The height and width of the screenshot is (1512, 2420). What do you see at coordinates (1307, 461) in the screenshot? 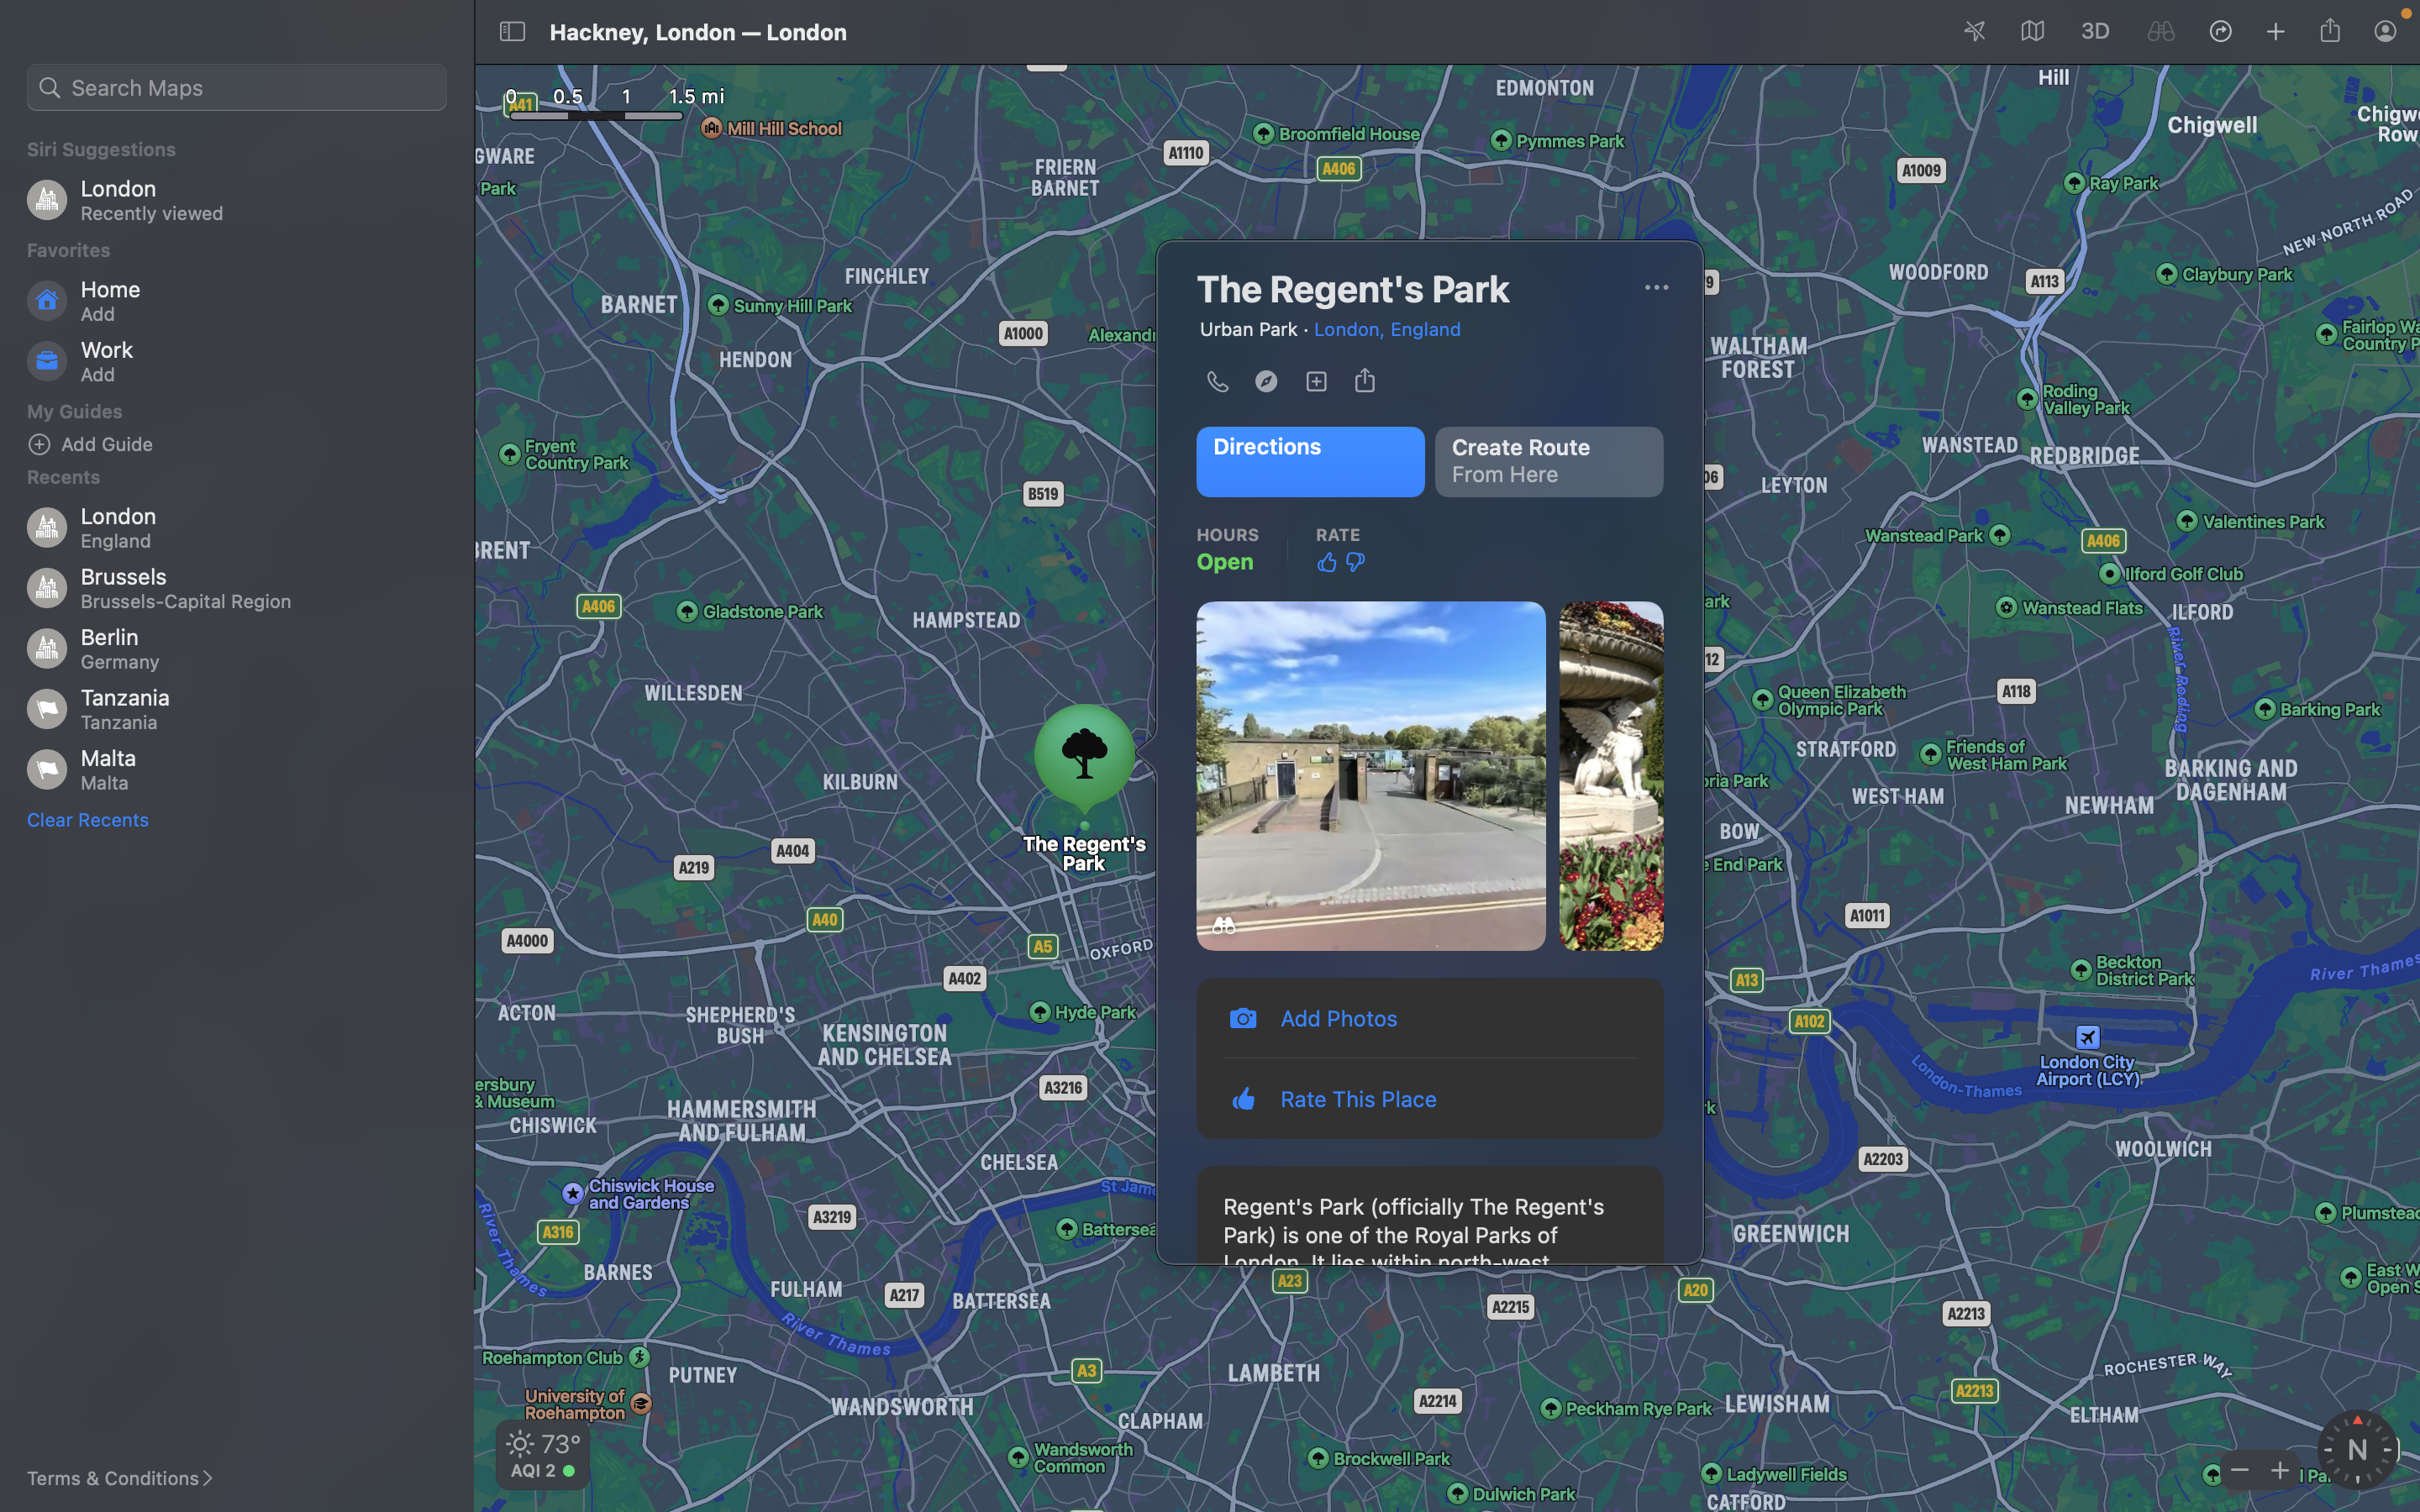
I see `Get directions to the nearest public transportation station` at bounding box center [1307, 461].